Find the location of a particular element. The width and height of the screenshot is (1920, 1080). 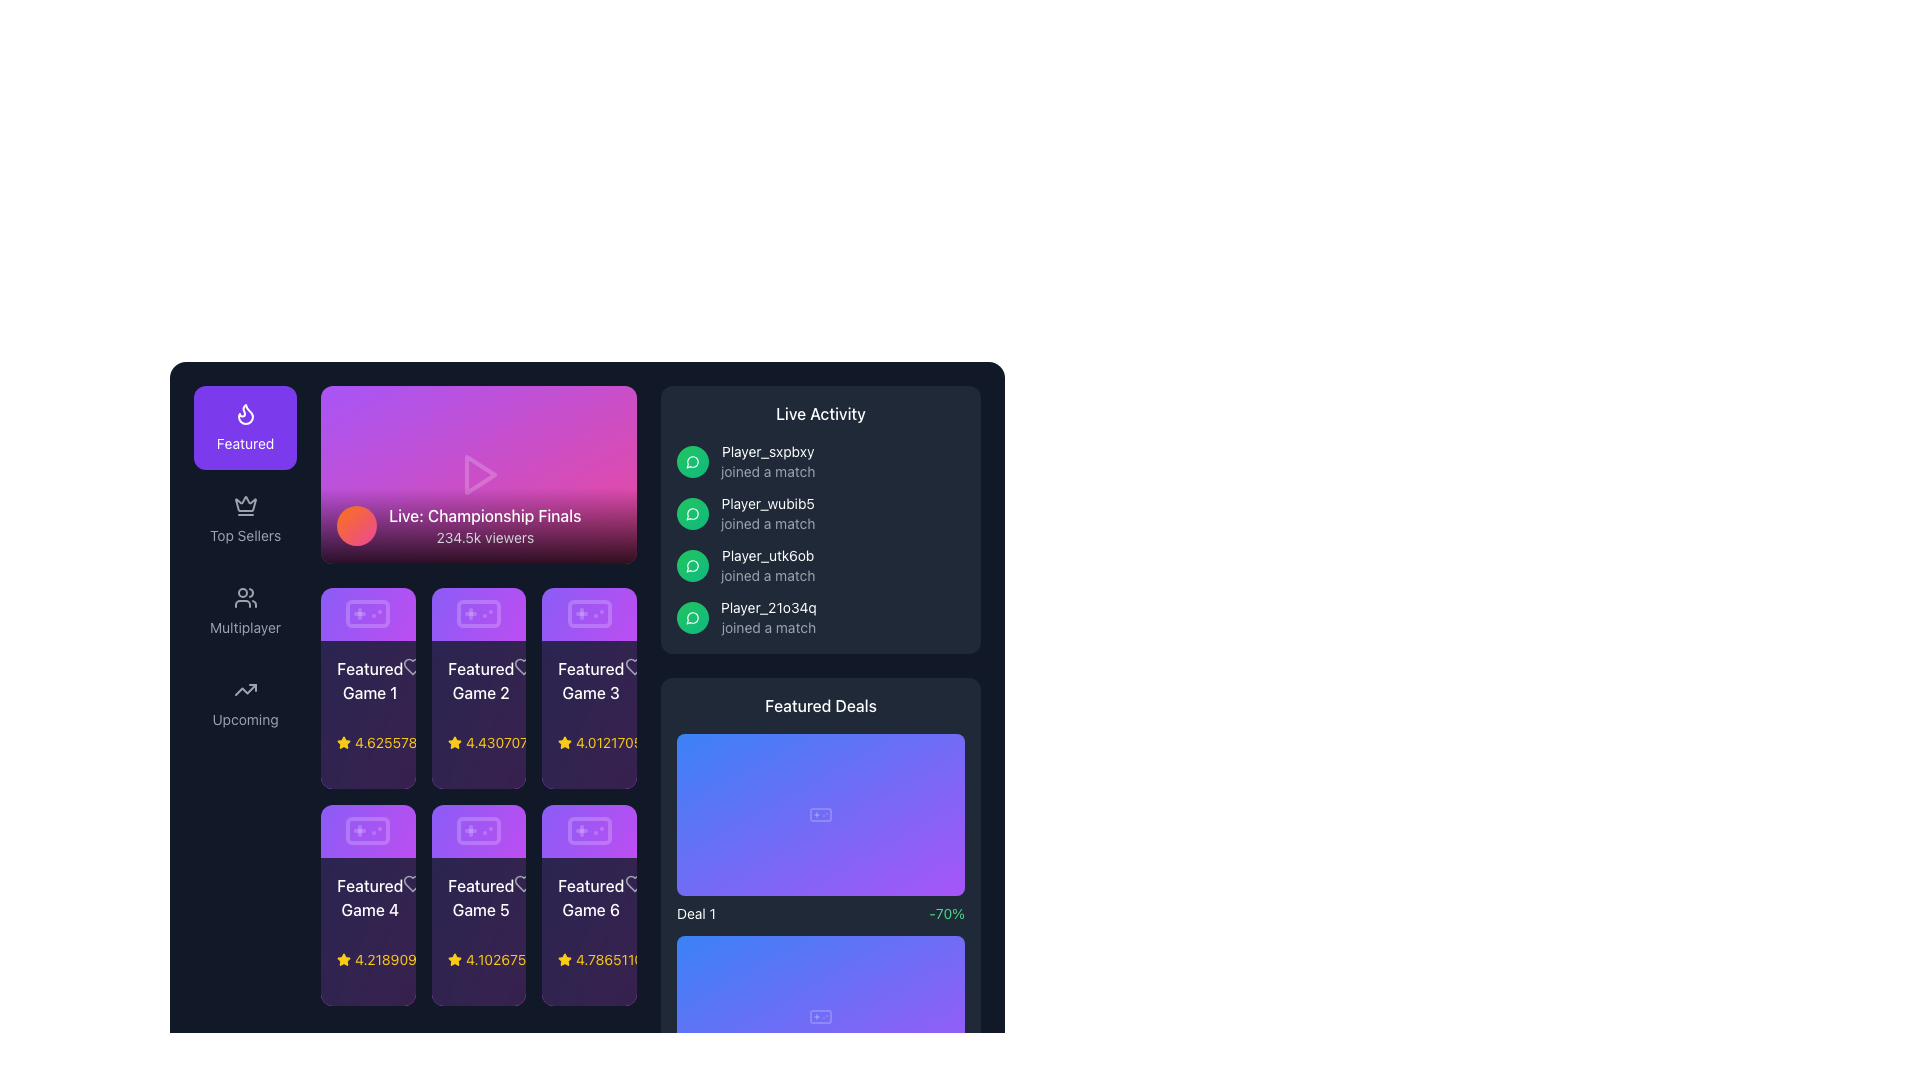

the rating display for 'Featured Game 6' is located at coordinates (660, 959).